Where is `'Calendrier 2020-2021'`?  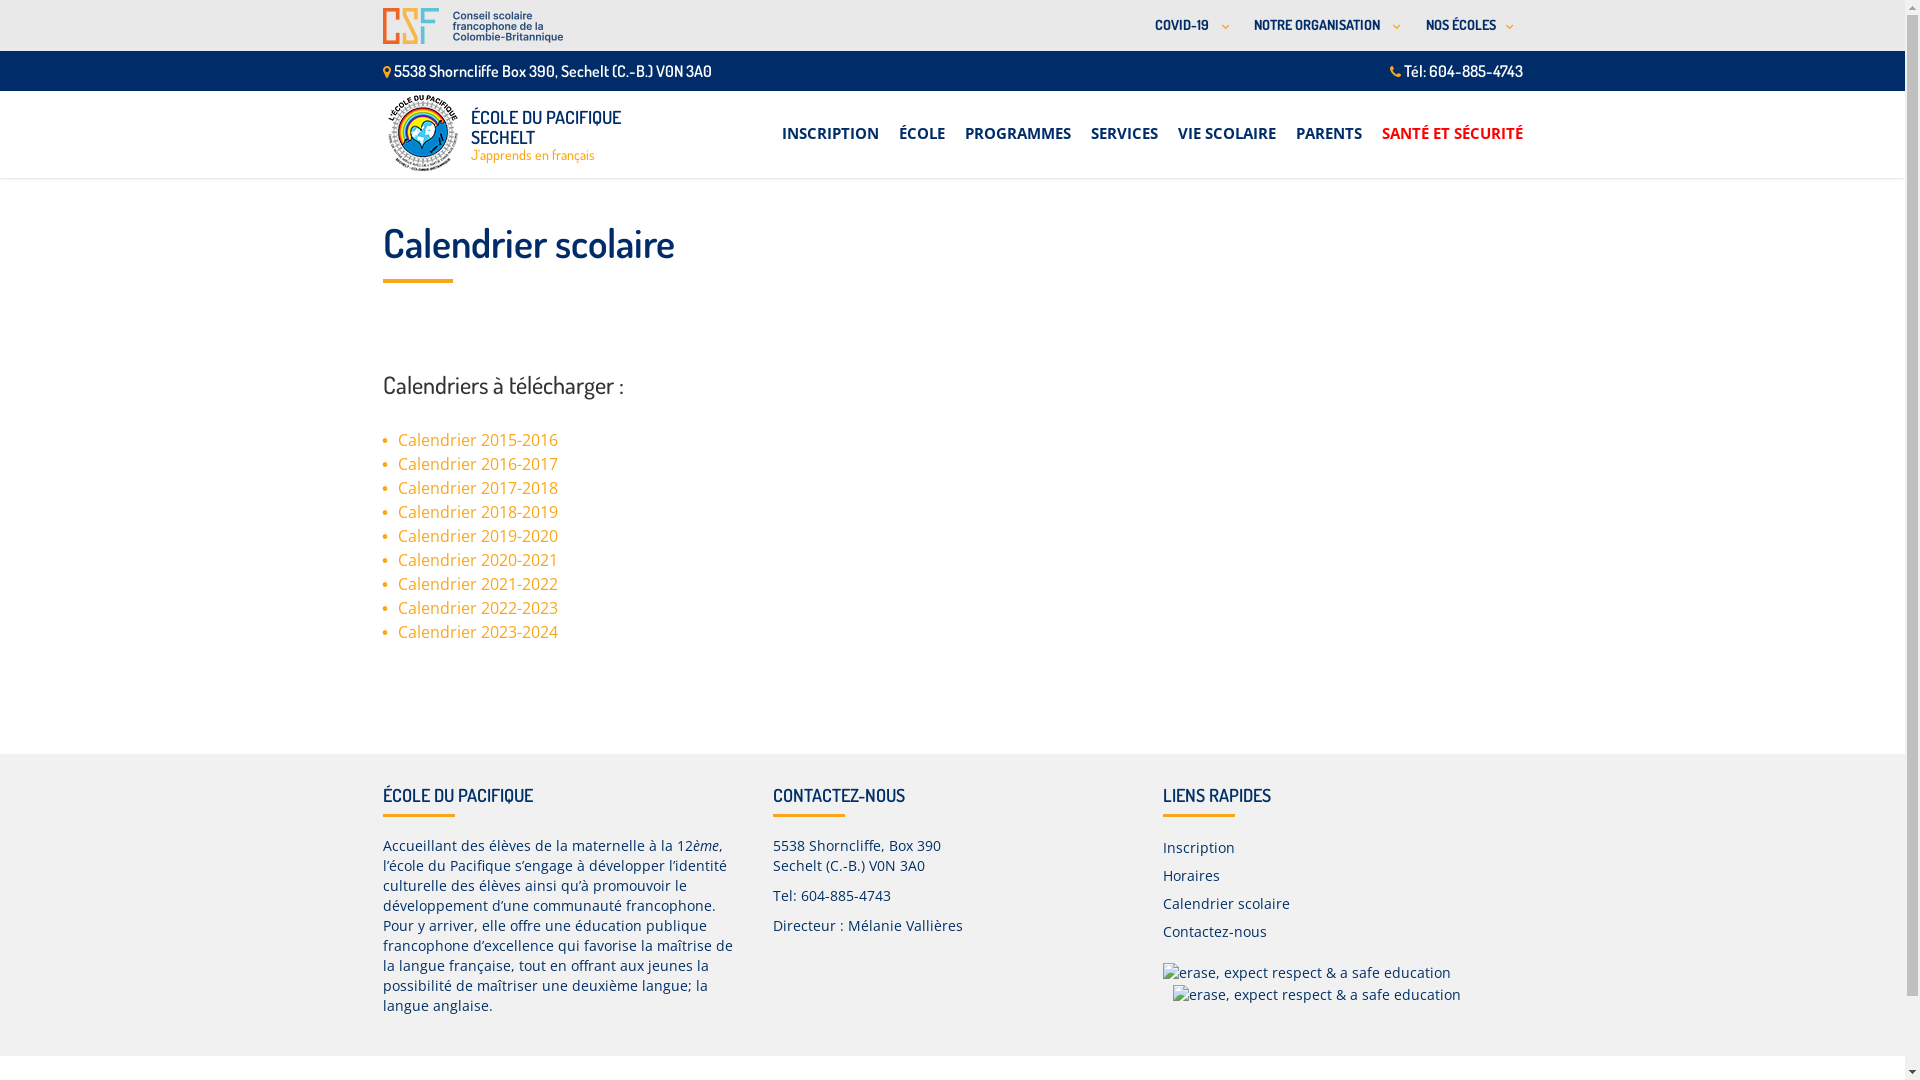
'Calendrier 2020-2021' is located at coordinates (398, 559).